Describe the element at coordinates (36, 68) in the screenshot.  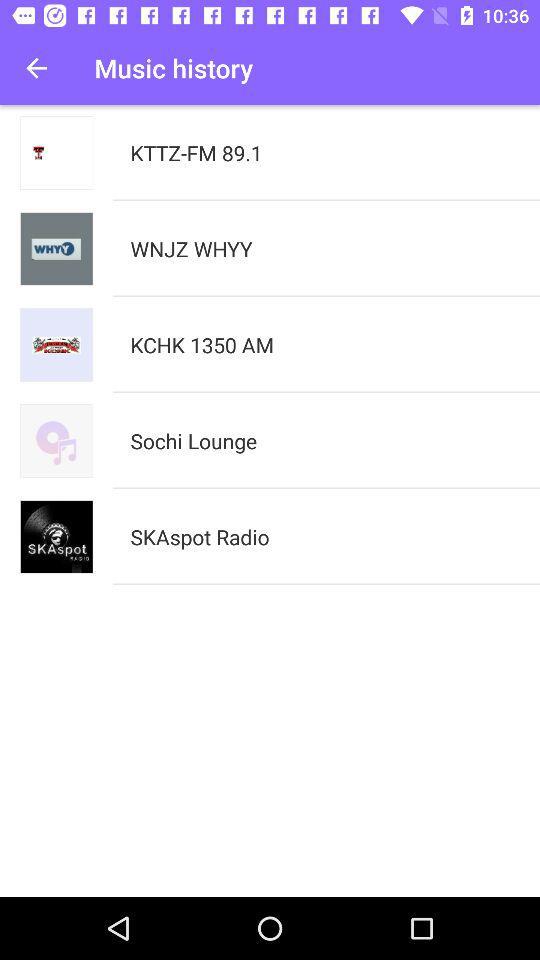
I see `the item next to music history icon` at that location.